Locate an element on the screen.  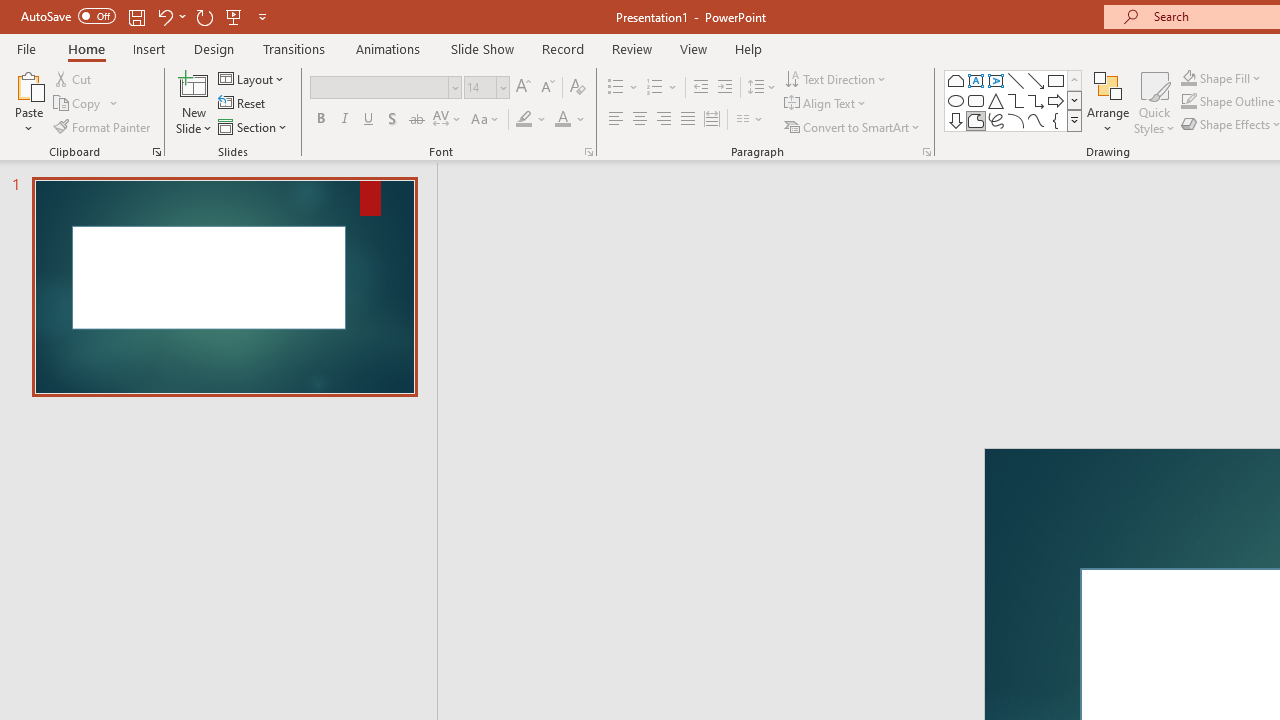
'Increase Font Size' is located at coordinates (522, 86).